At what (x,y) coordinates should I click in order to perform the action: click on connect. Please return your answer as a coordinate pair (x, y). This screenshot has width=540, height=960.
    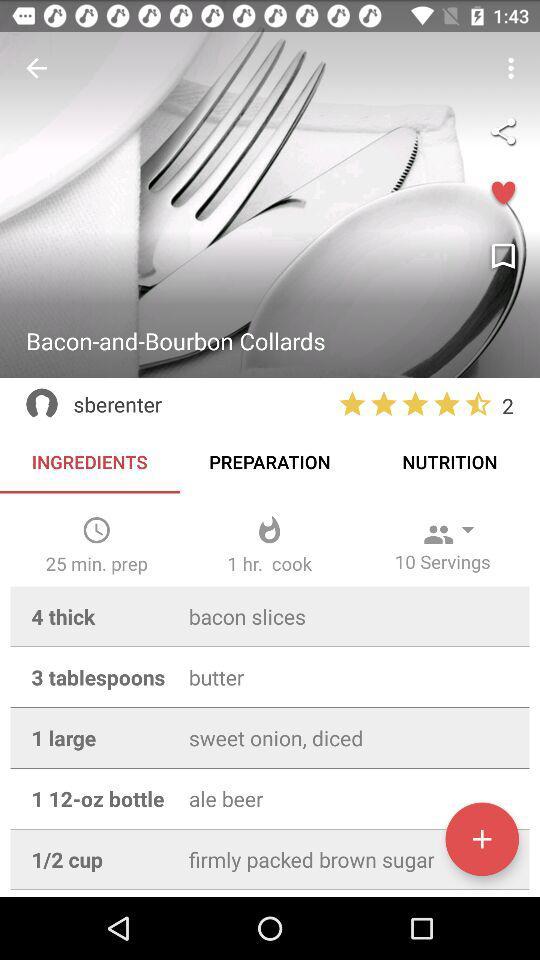
    Looking at the image, I should click on (502, 130).